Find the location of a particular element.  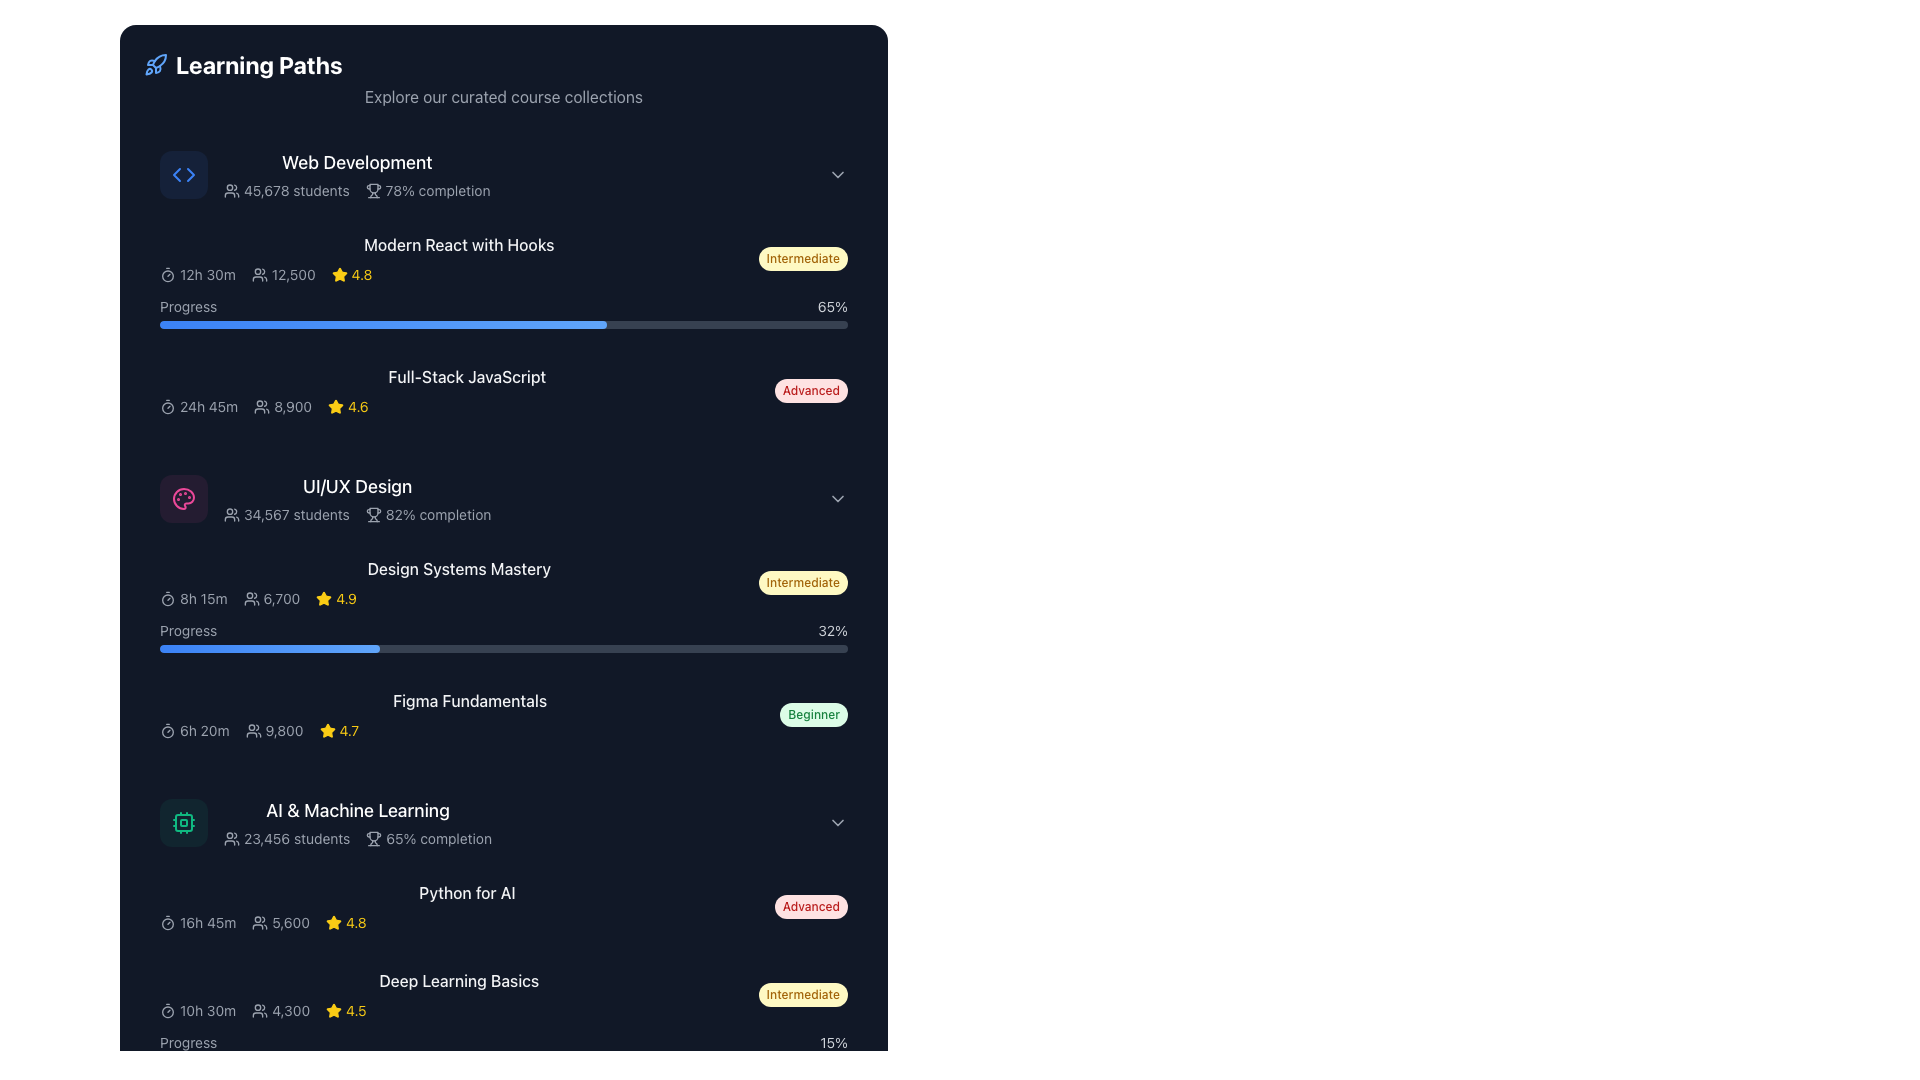

the static text displaying '15%' in light gray, located in the bottom-right part of the interface is located at coordinates (834, 1041).